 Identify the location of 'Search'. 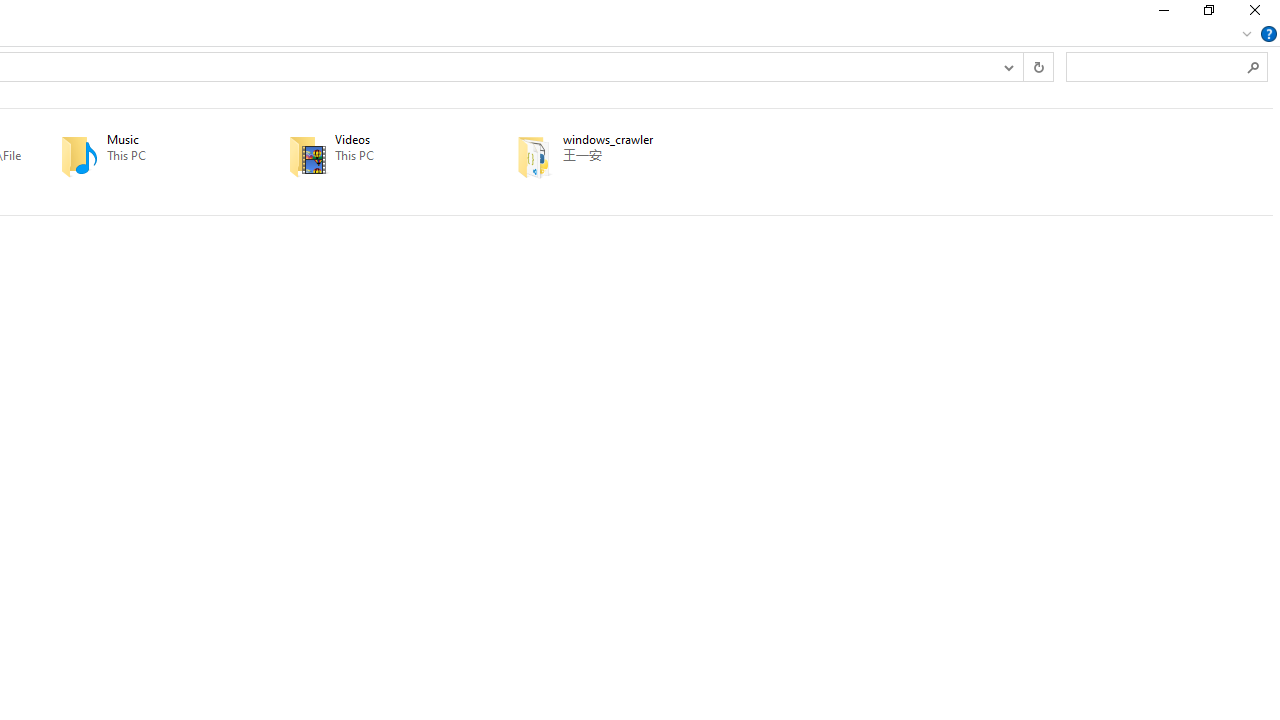
(1252, 65).